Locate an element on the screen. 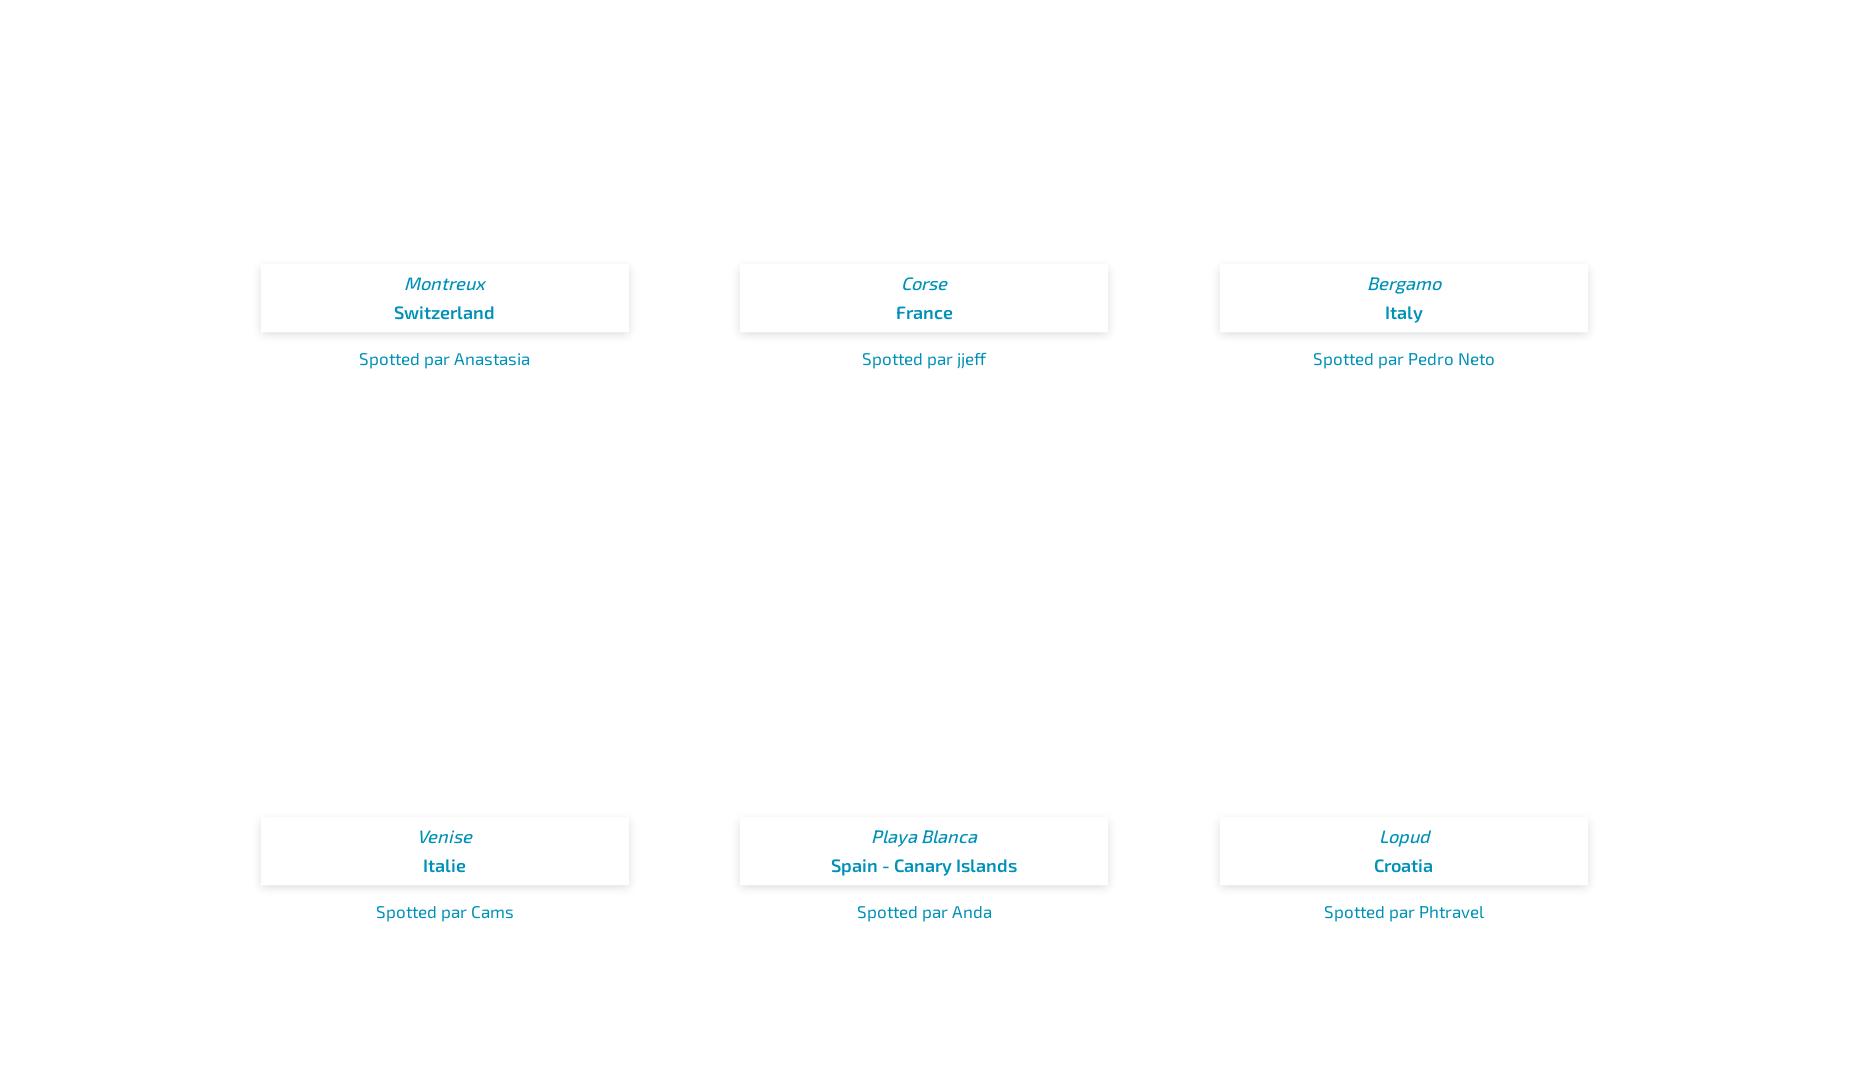 This screenshot has width=1850, height=1074. 'Spotted par Pedro Neto' is located at coordinates (1403, 356).